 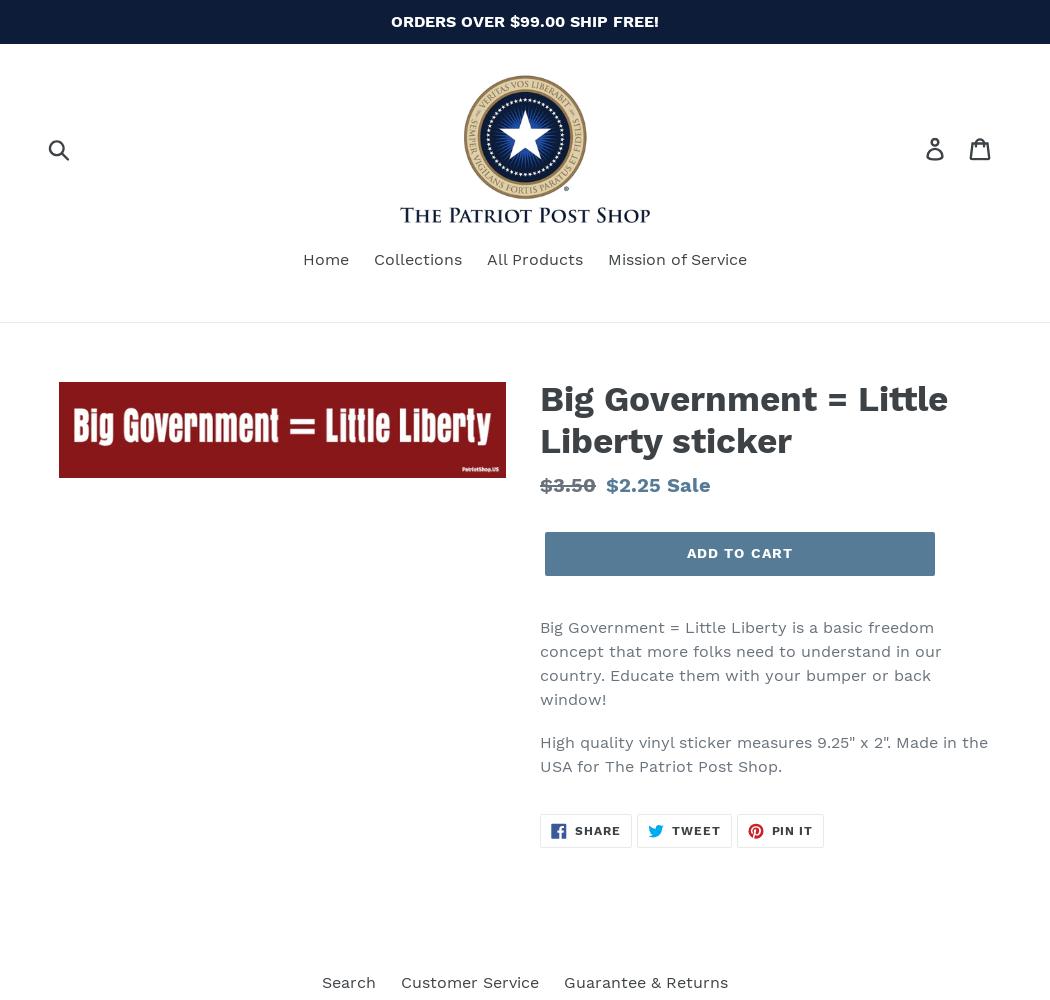 What do you see at coordinates (525, 21) in the screenshot?
I see `'ORDERS OVER $99.00 SHIP FREE!'` at bounding box center [525, 21].